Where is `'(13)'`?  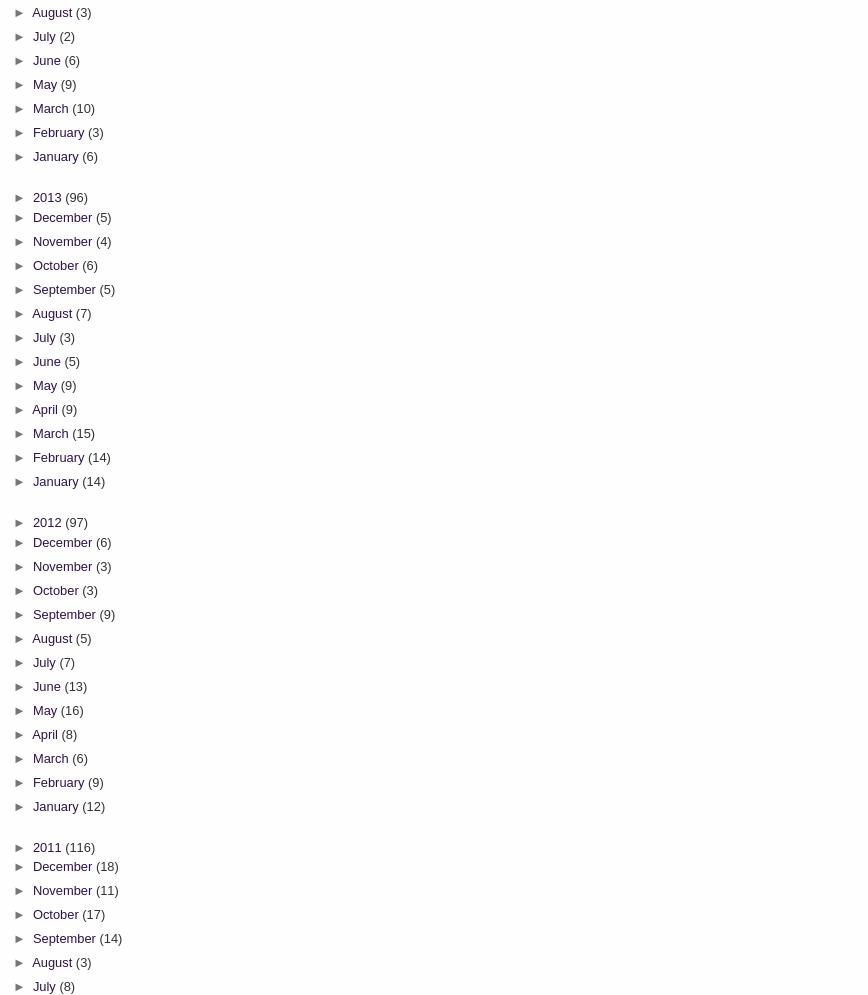
'(13)' is located at coordinates (75, 684).